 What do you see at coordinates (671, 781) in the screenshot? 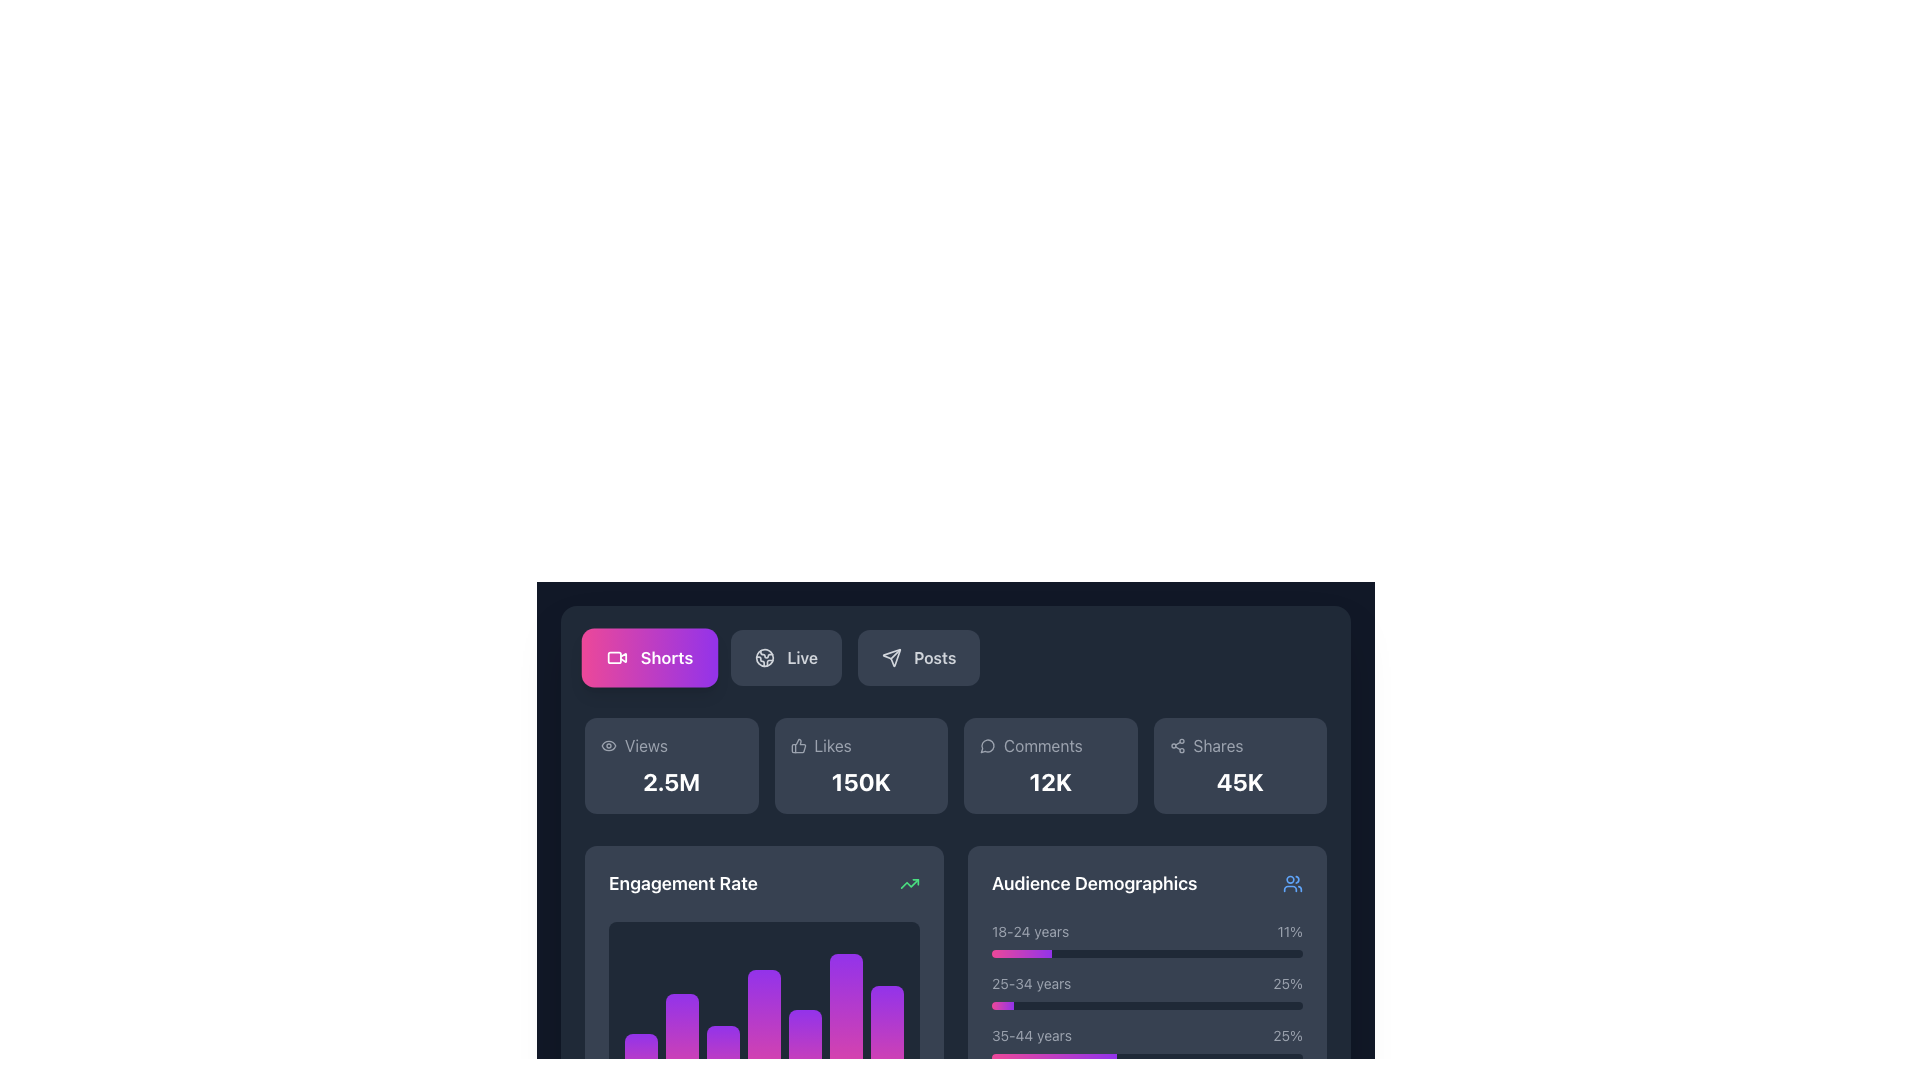
I see `the static text label displaying '2.5M', which is prominently featured in a bold, large white font against a dark background, located within the 'Views' card` at bounding box center [671, 781].